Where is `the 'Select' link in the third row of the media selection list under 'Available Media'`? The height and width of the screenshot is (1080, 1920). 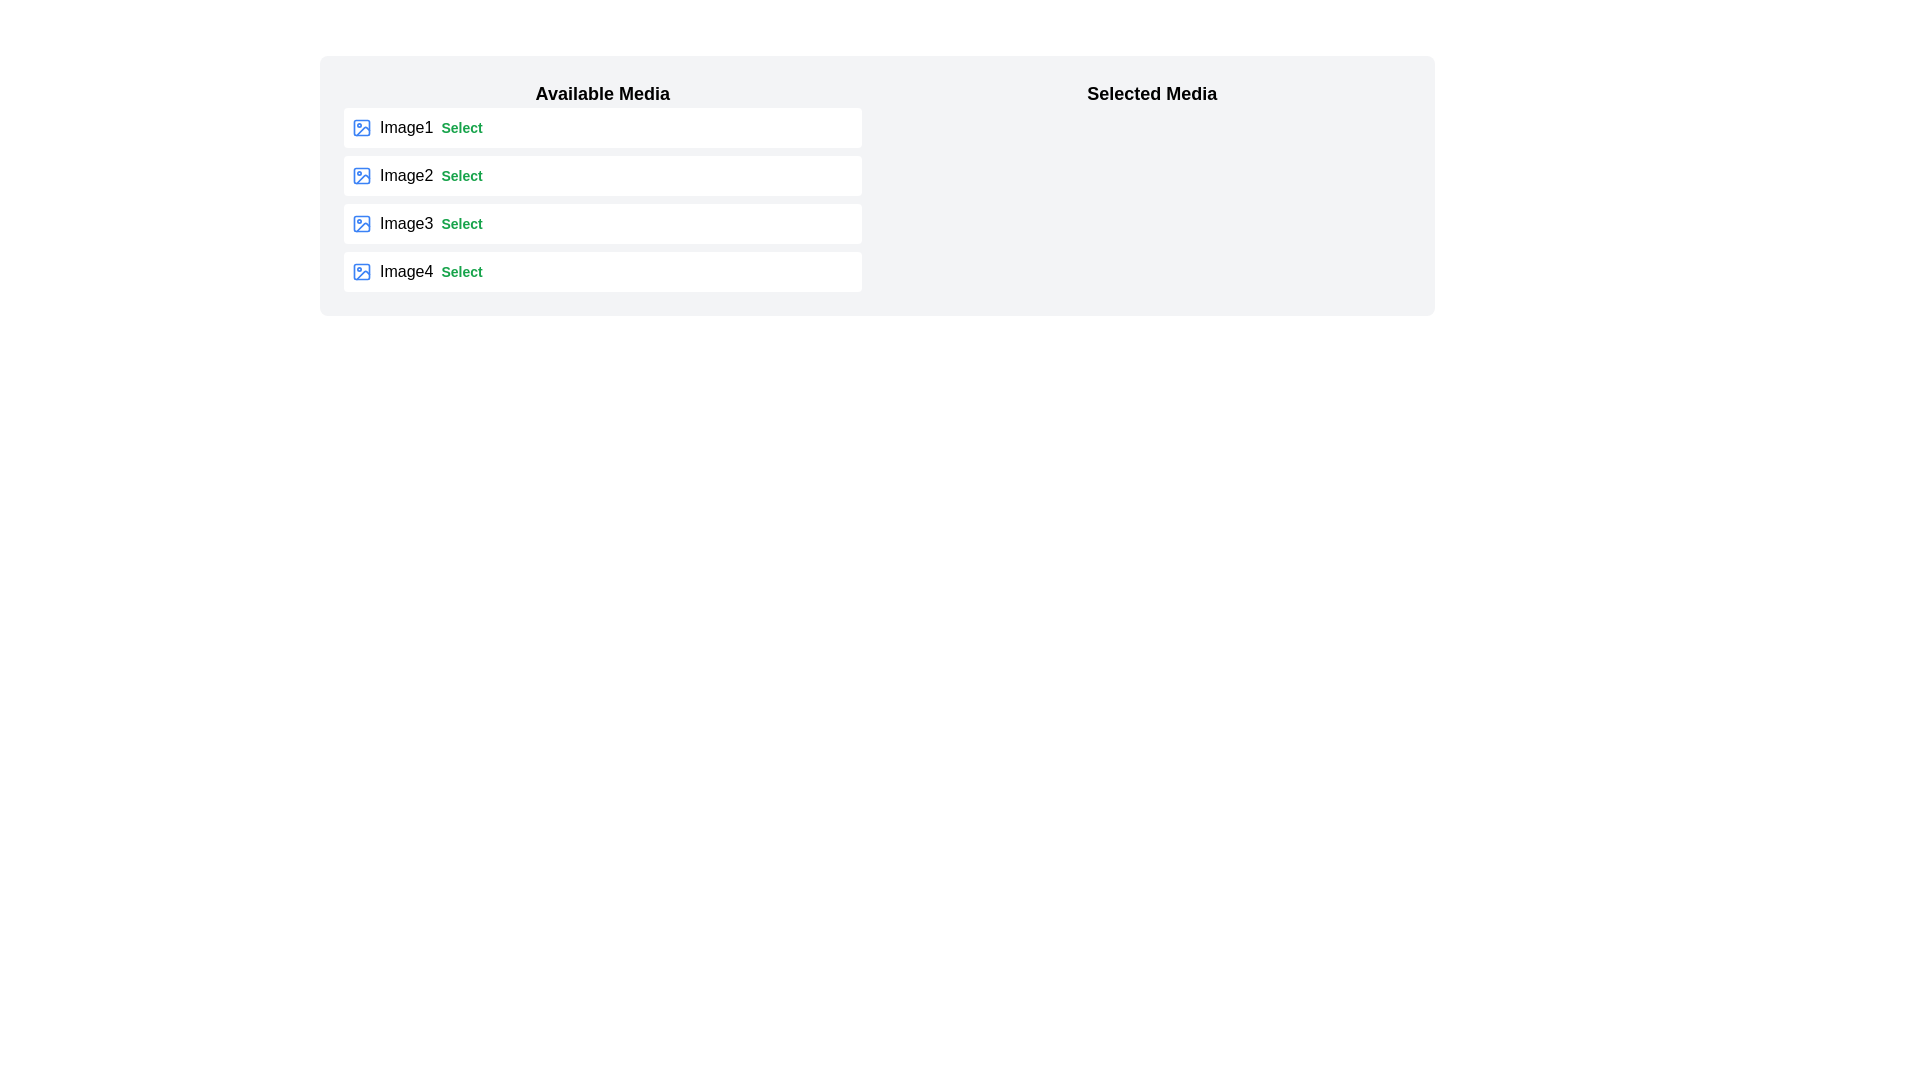
the 'Select' link in the third row of the media selection list under 'Available Media' is located at coordinates (601, 223).